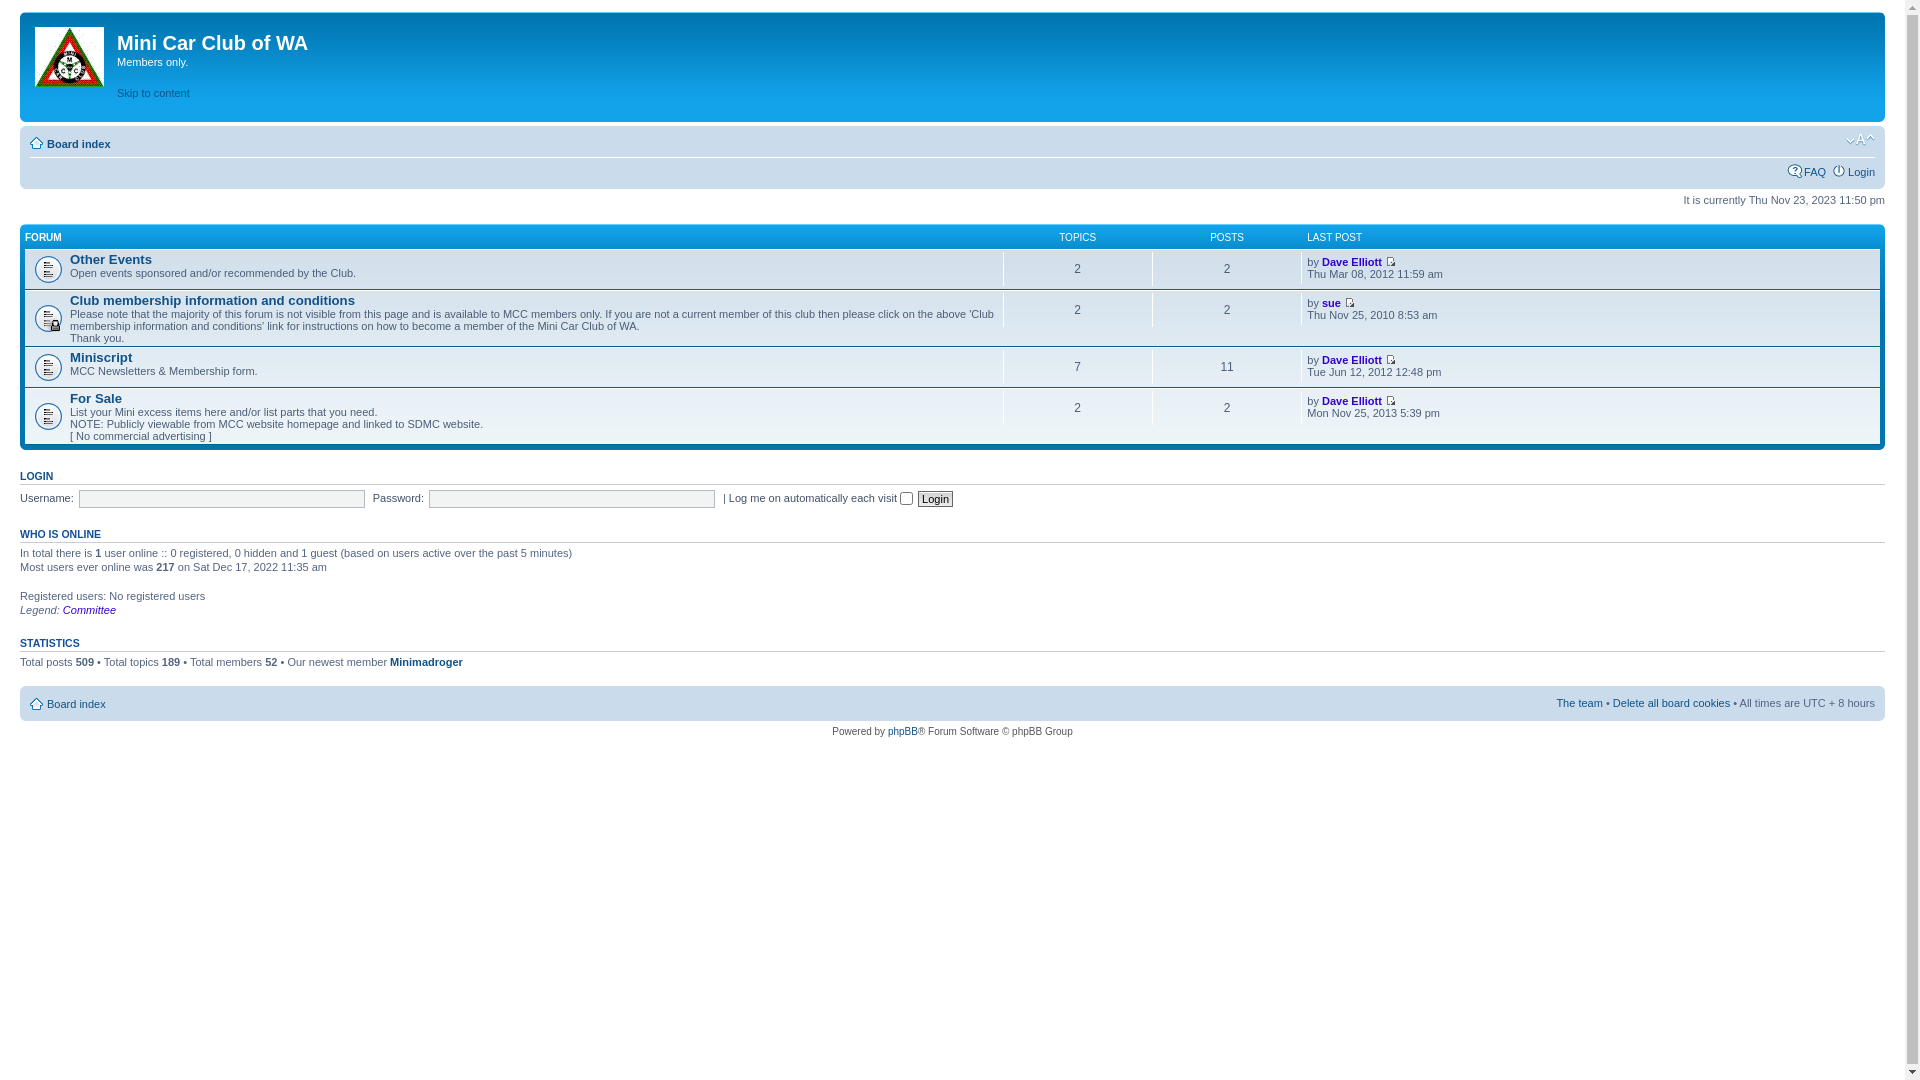  I want to click on 'Delete all board cookies', so click(1612, 701).